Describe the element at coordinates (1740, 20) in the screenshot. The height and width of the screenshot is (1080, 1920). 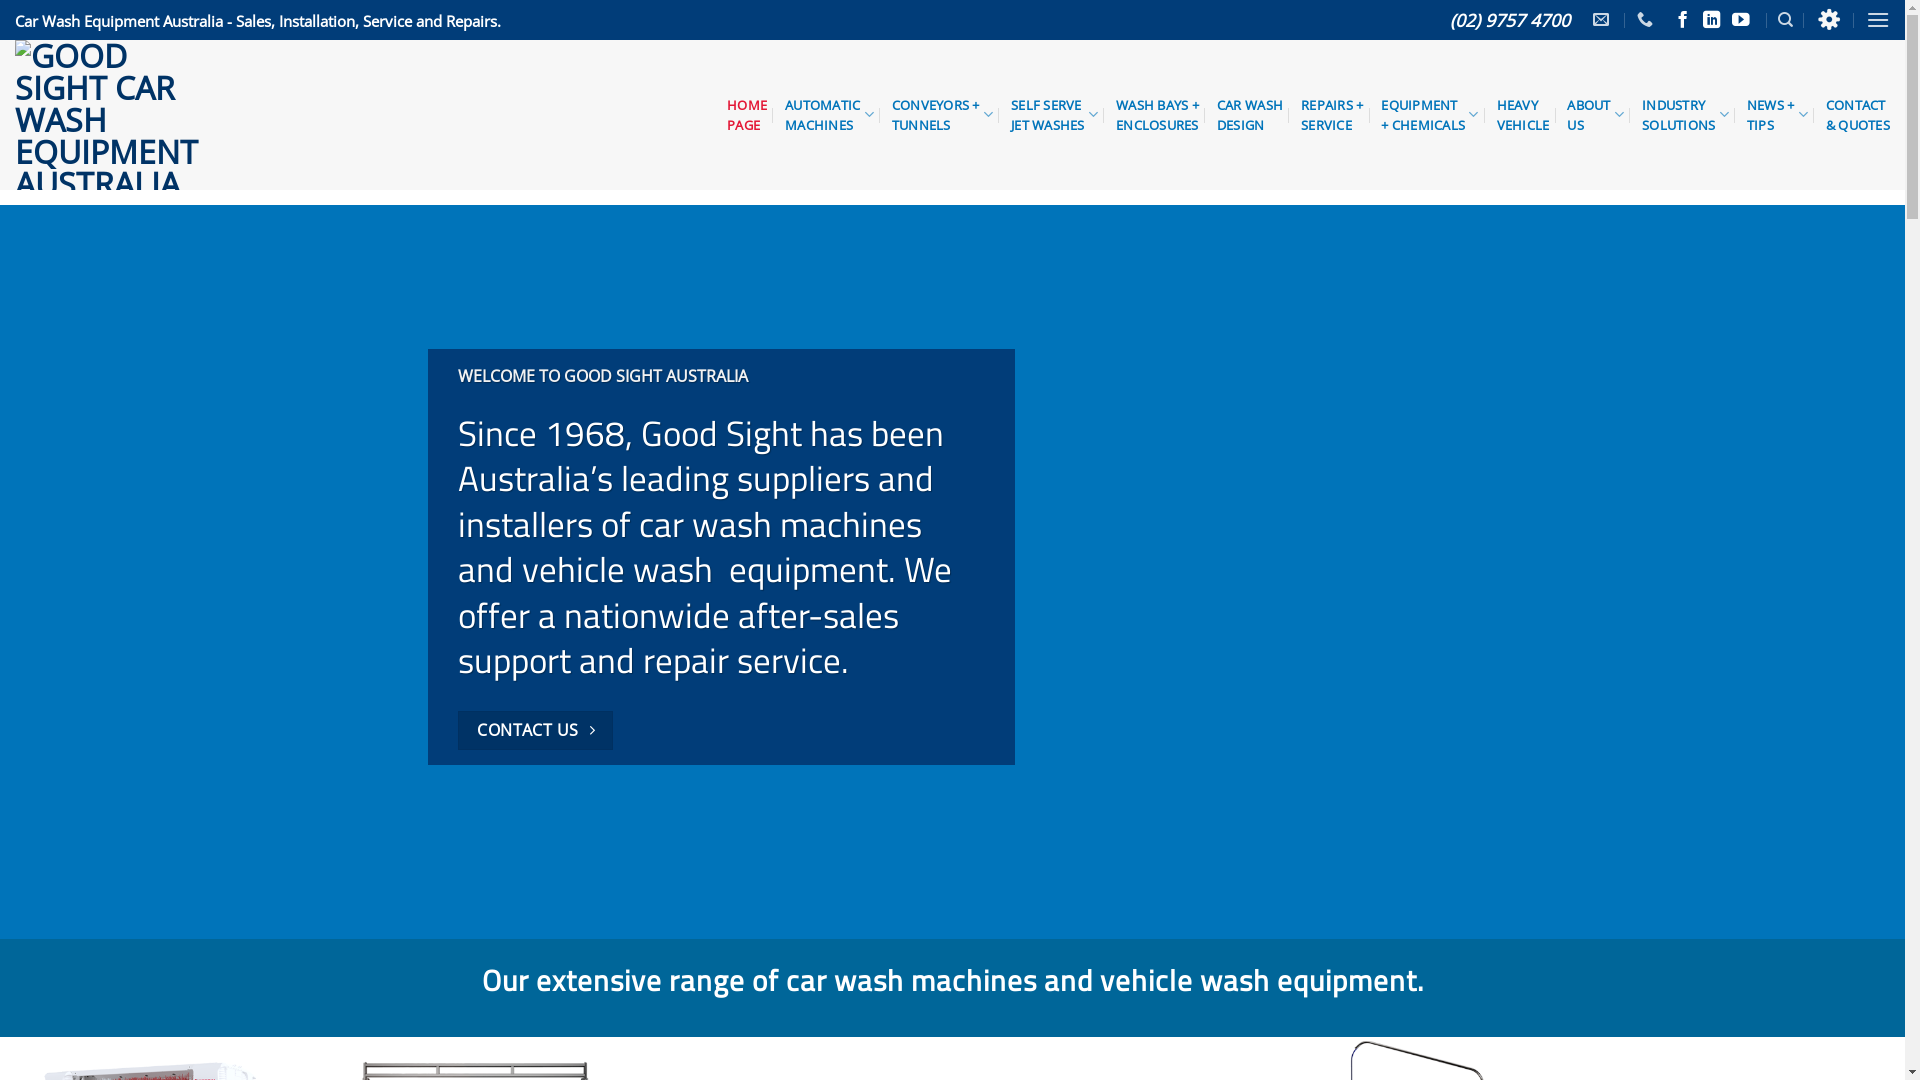
I see `'Follow on YouTube'` at that location.